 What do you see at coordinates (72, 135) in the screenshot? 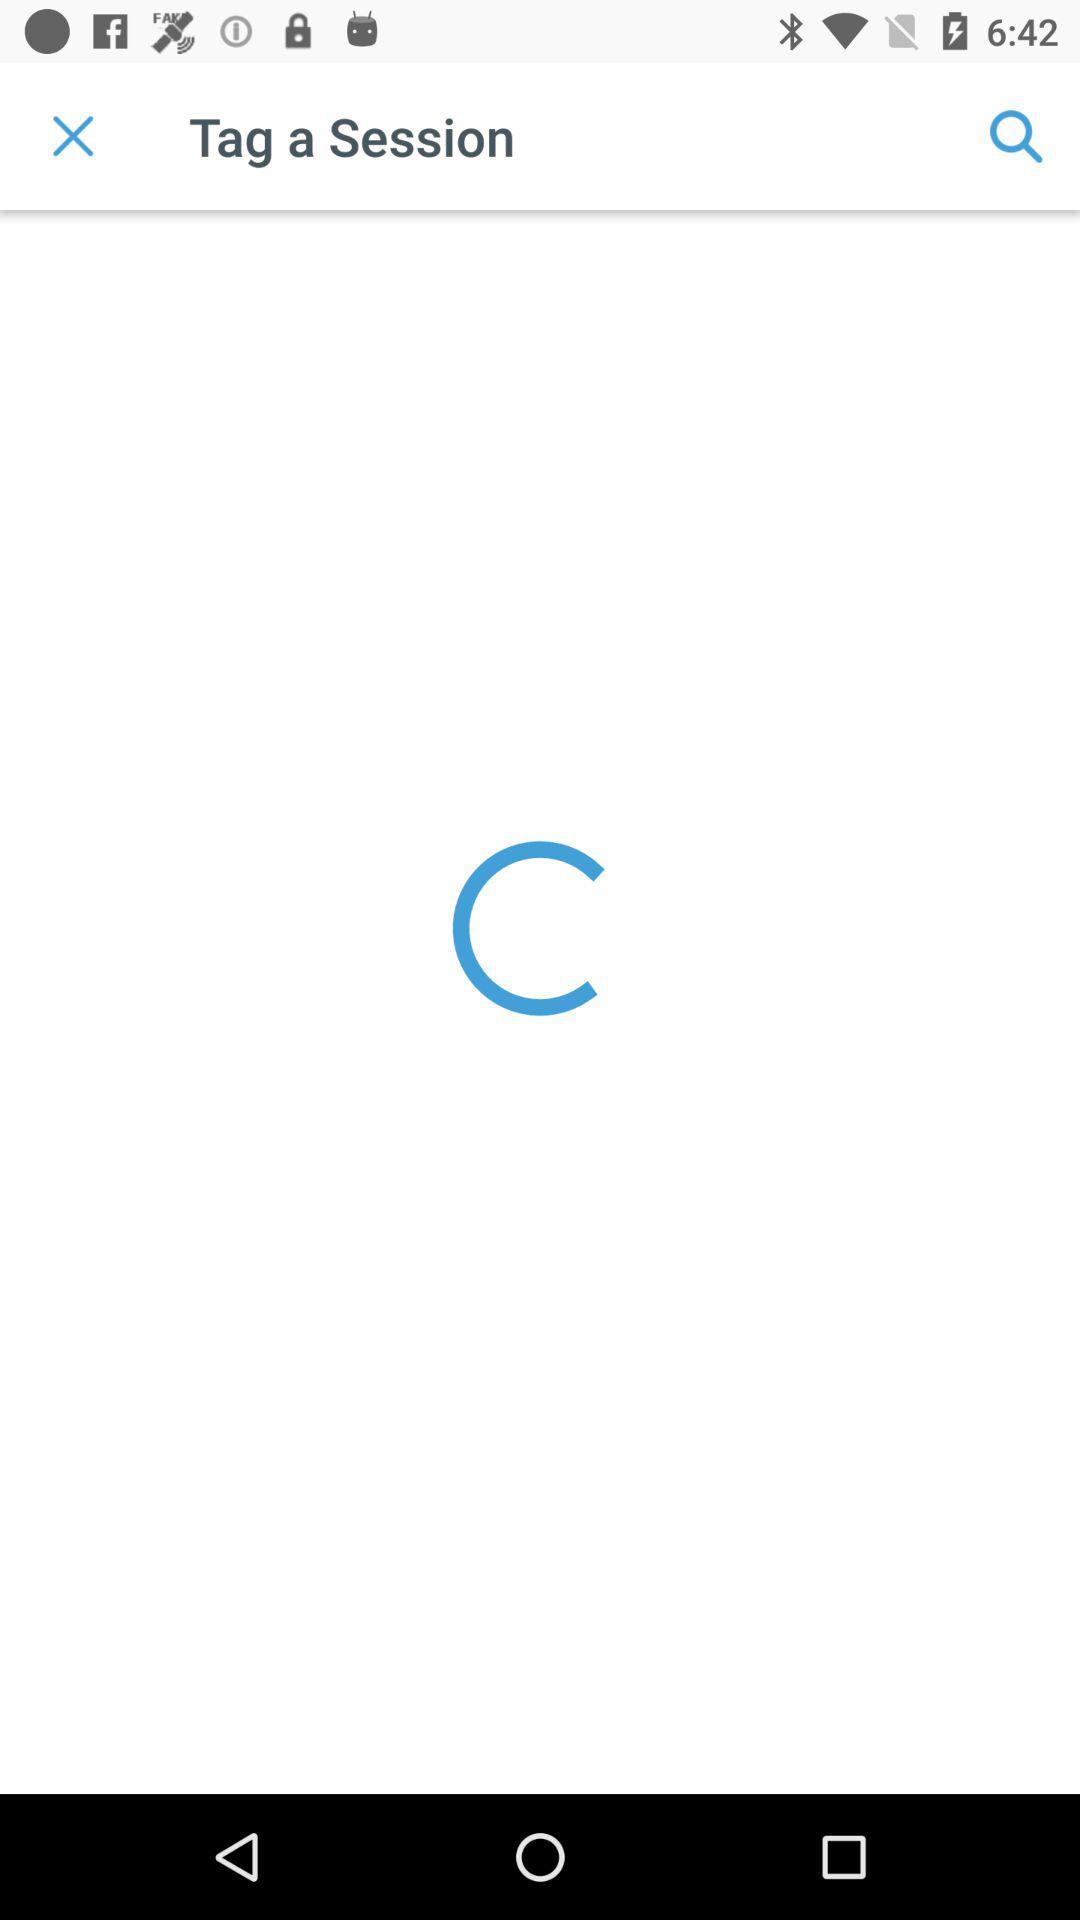
I see `icon to the left of tag a session` at bounding box center [72, 135].